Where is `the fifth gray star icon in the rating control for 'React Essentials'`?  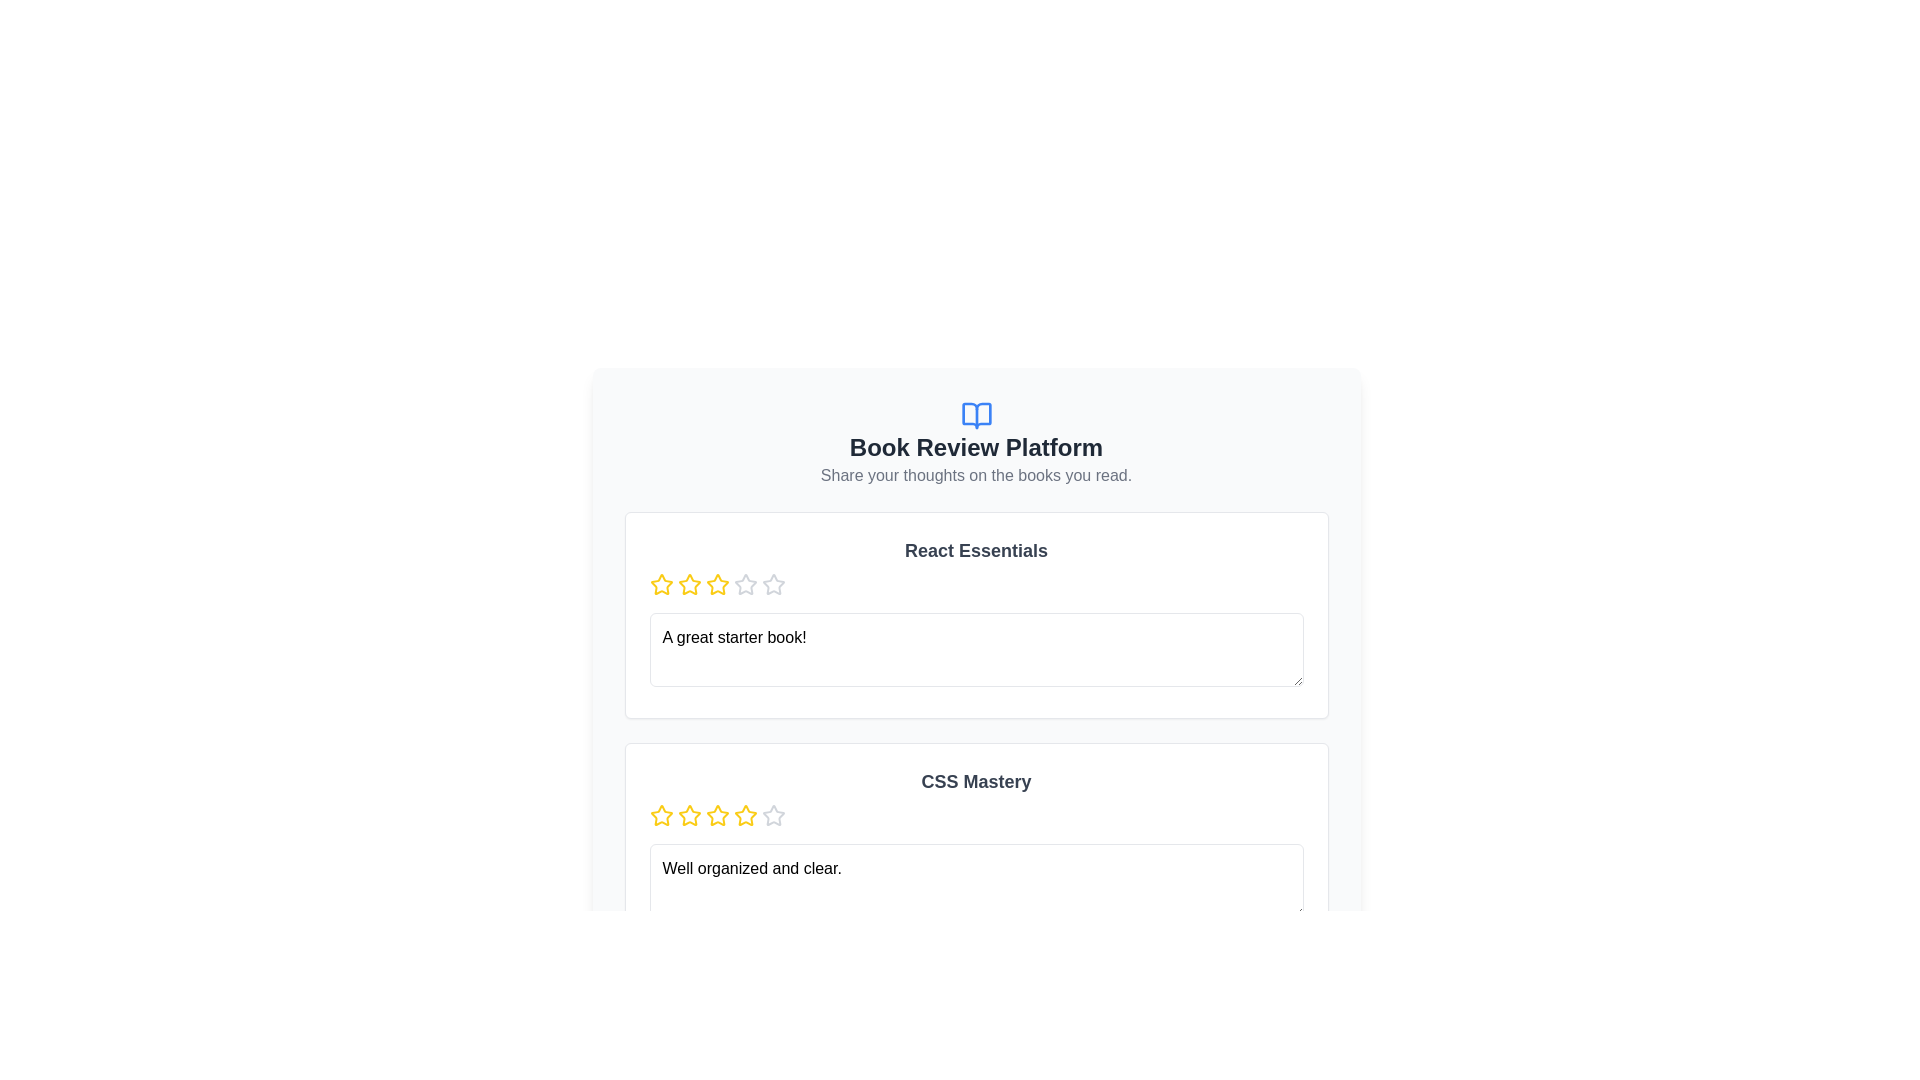 the fifth gray star icon in the rating control for 'React Essentials' is located at coordinates (744, 585).